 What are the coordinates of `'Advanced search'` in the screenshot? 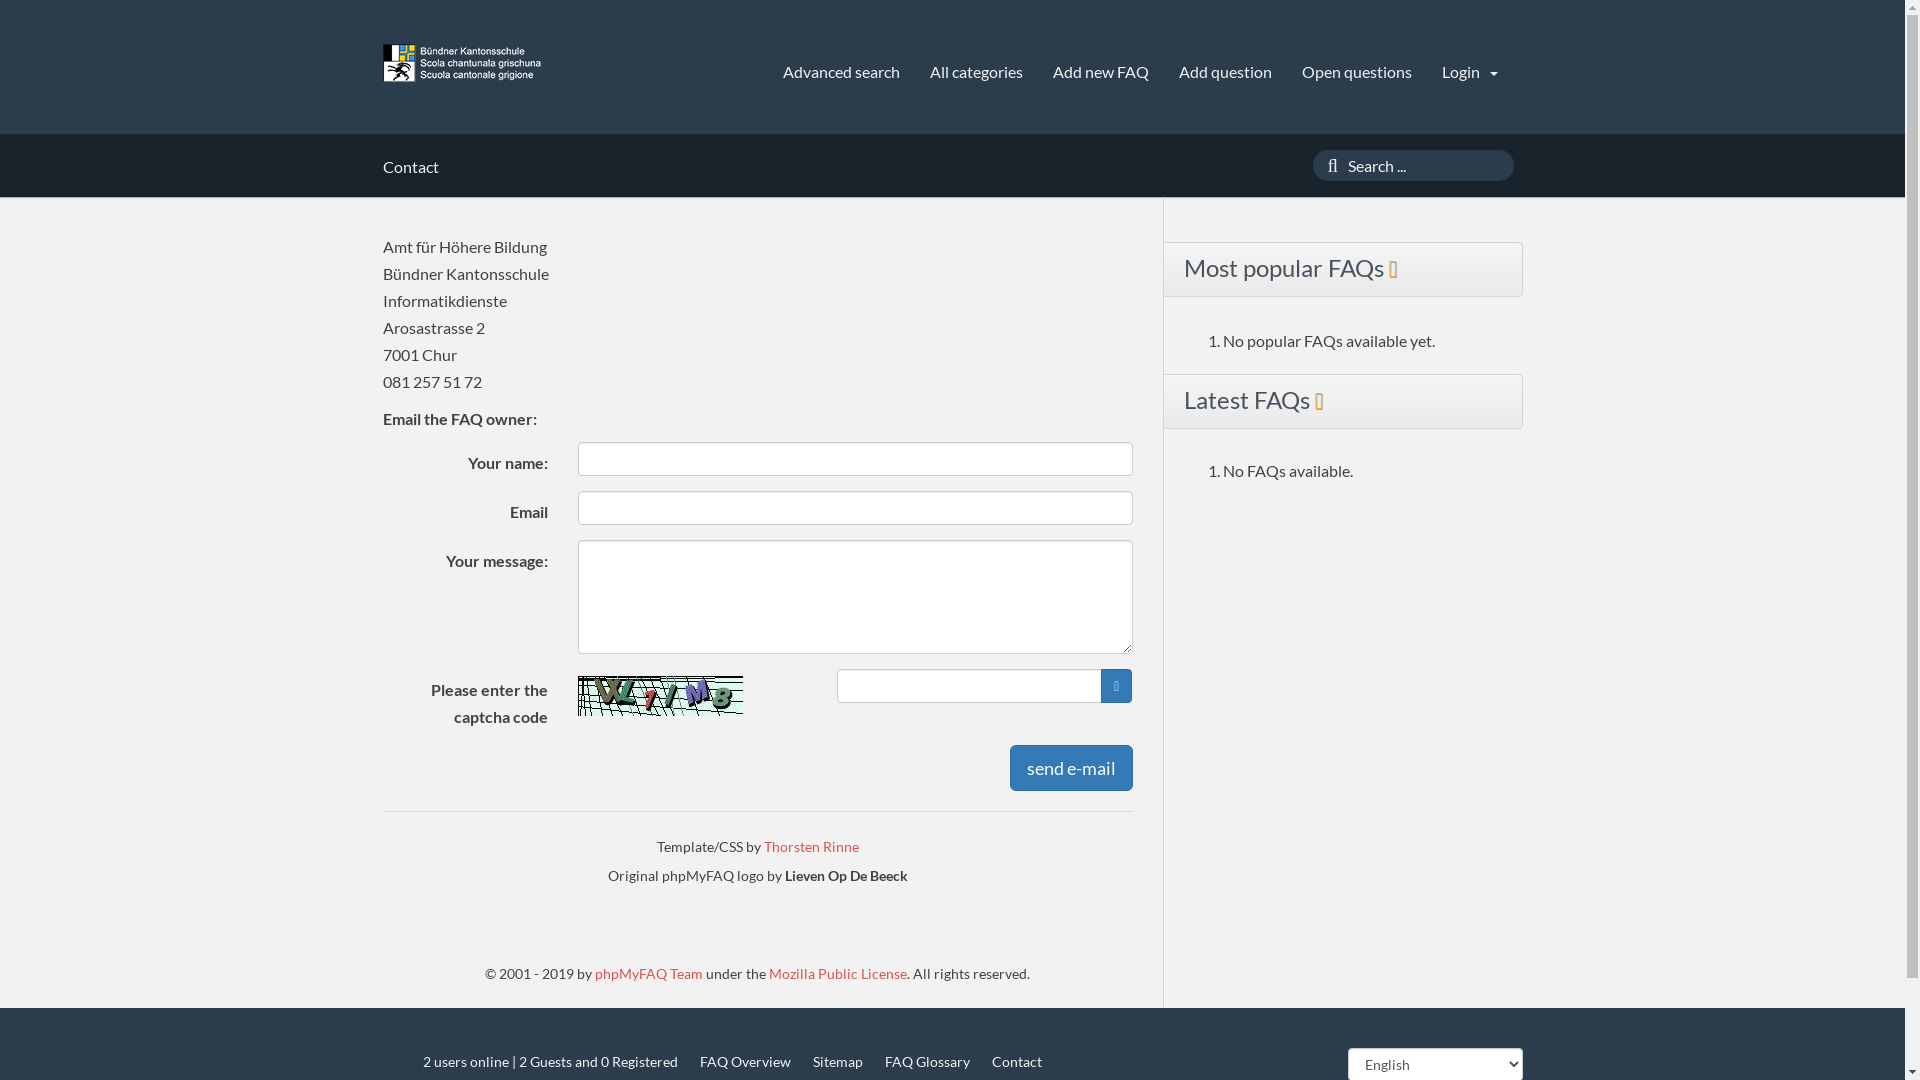 It's located at (840, 71).